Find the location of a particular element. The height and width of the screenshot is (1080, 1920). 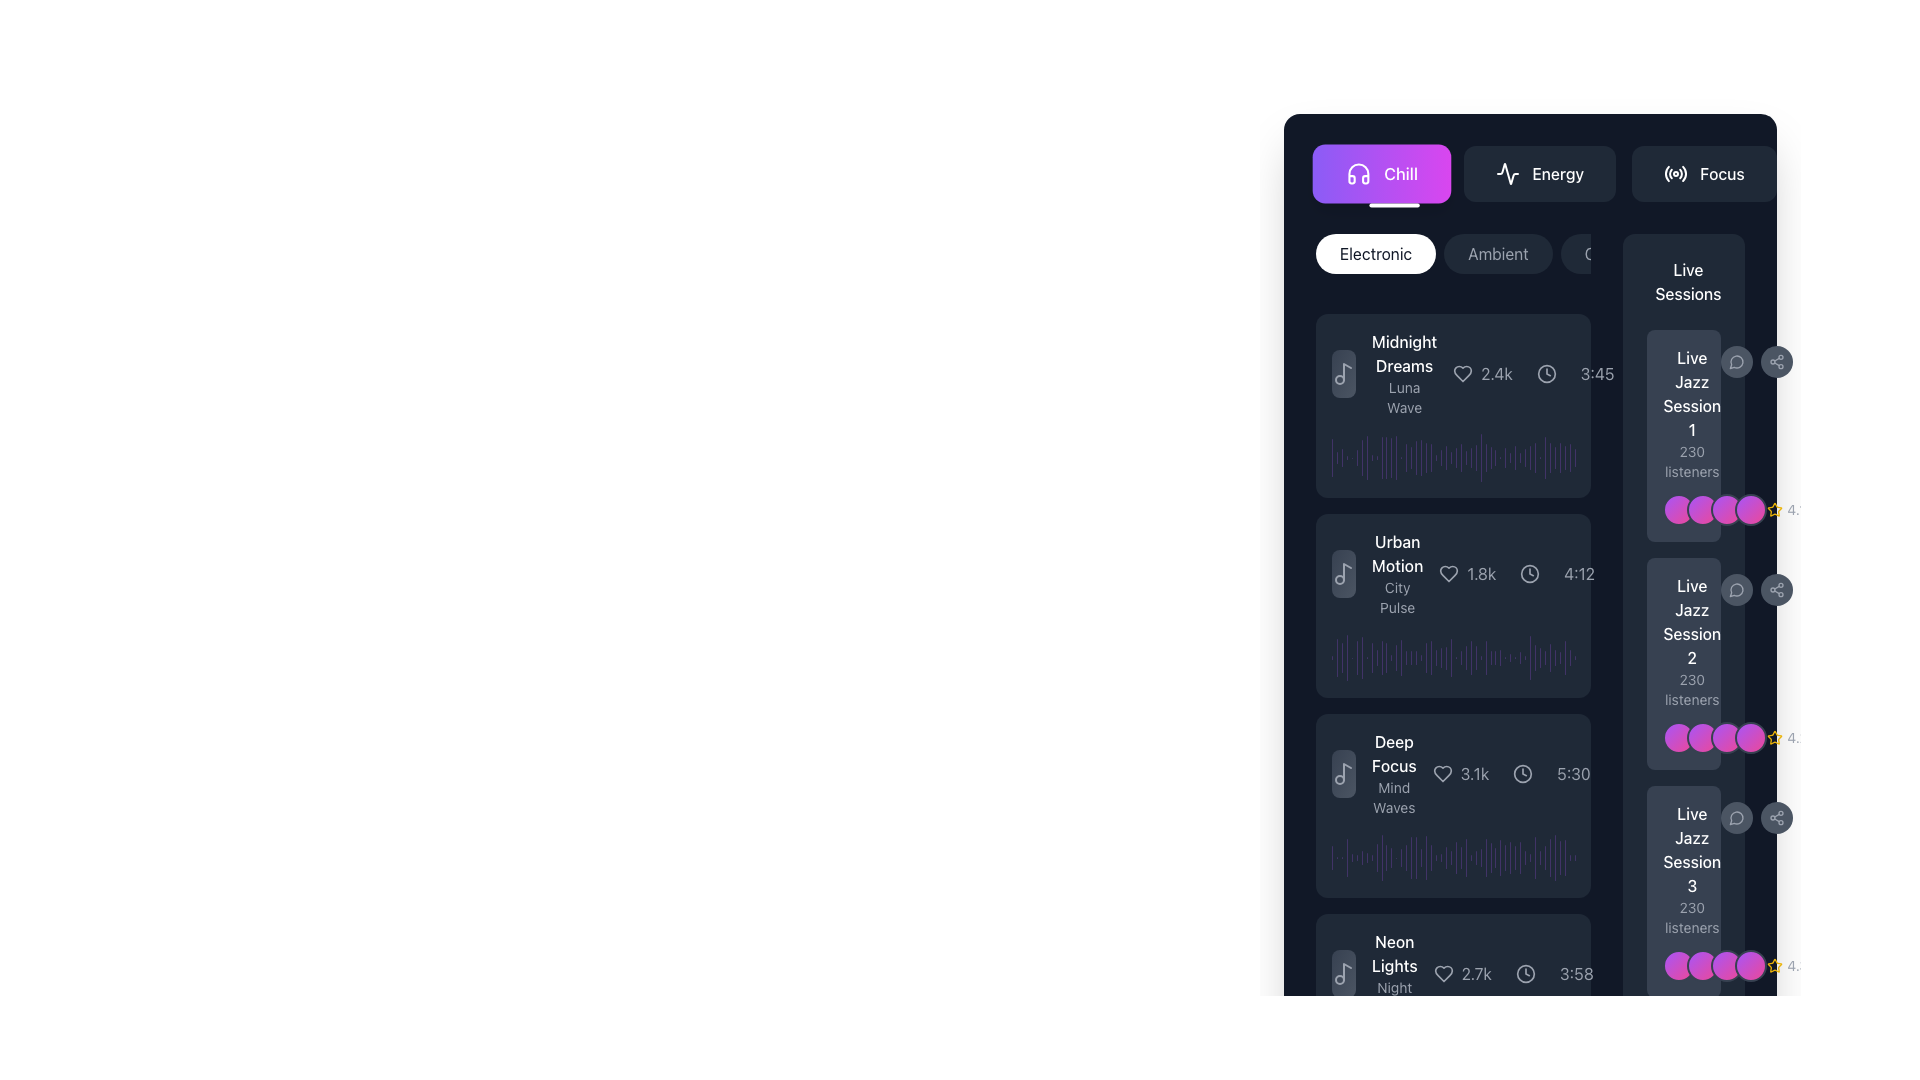

the 28th vertical bar in the audio amplitude visualization located near the bottom-right of the interface, adjacent to the 'Live Jazz Session 2' track listing is located at coordinates (1456, 856).